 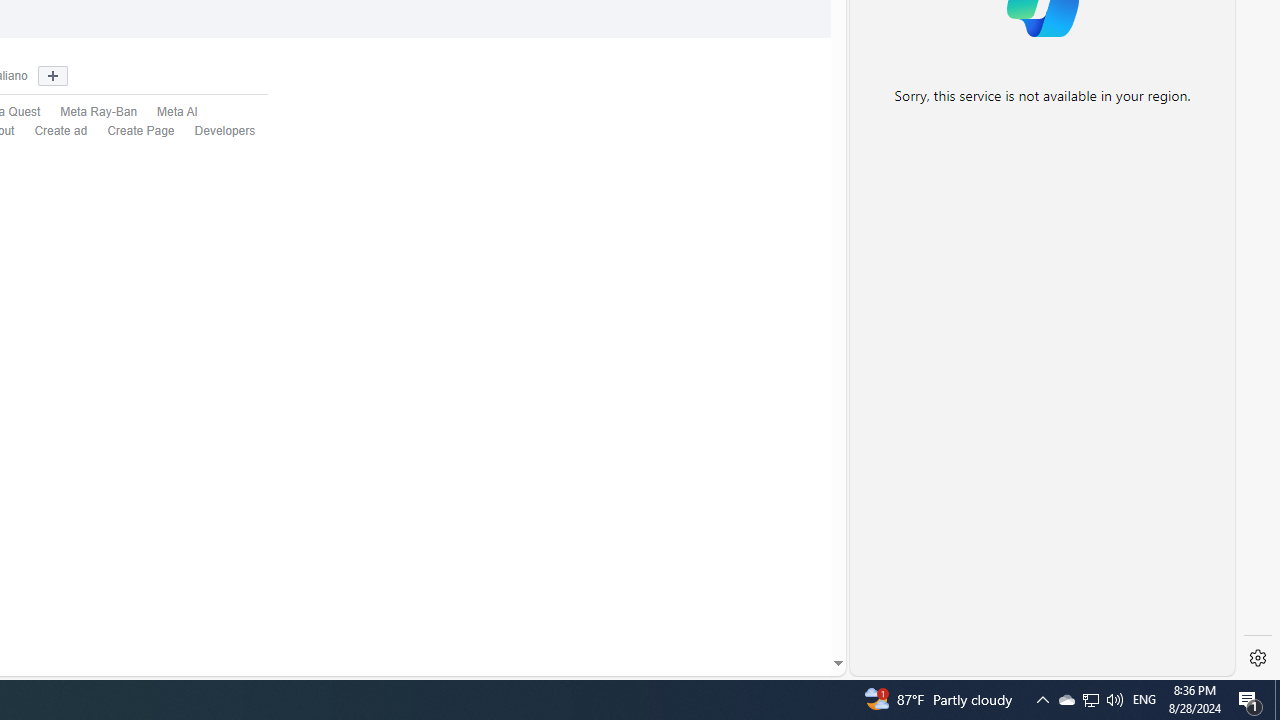 What do you see at coordinates (177, 112) in the screenshot?
I see `'Meta AI'` at bounding box center [177, 112].